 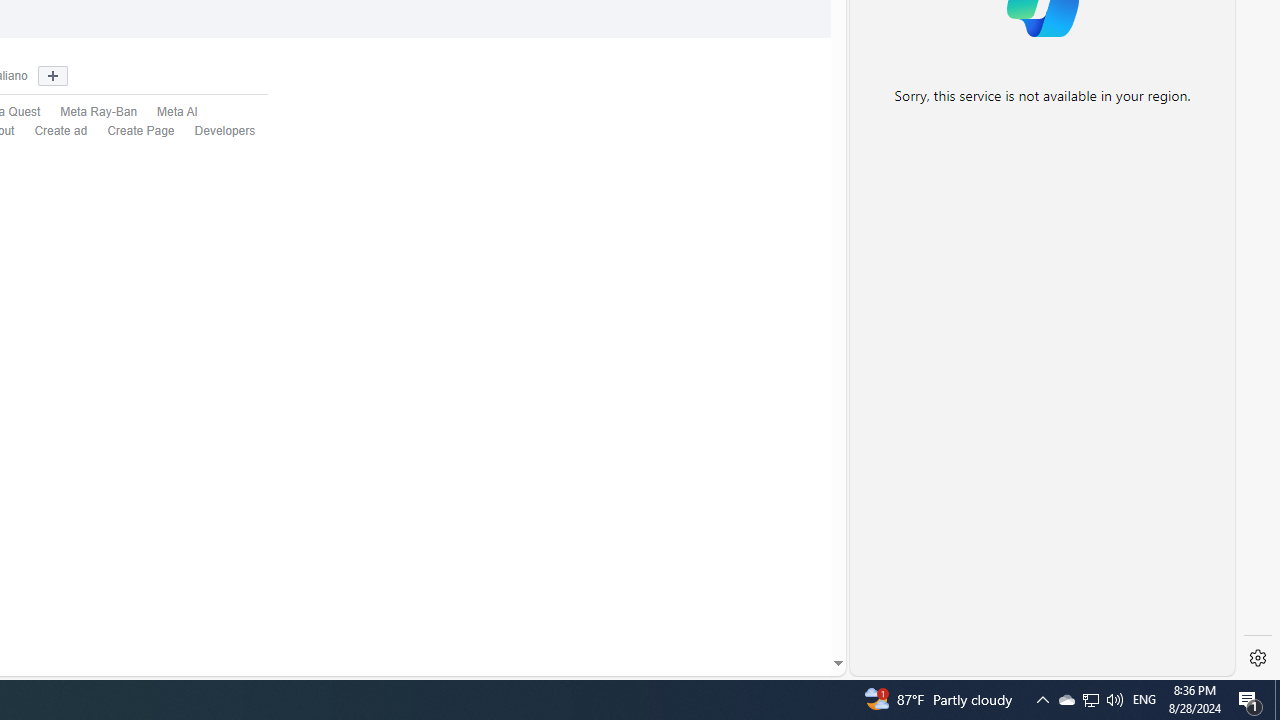 What do you see at coordinates (177, 112) in the screenshot?
I see `'Meta AI'` at bounding box center [177, 112].